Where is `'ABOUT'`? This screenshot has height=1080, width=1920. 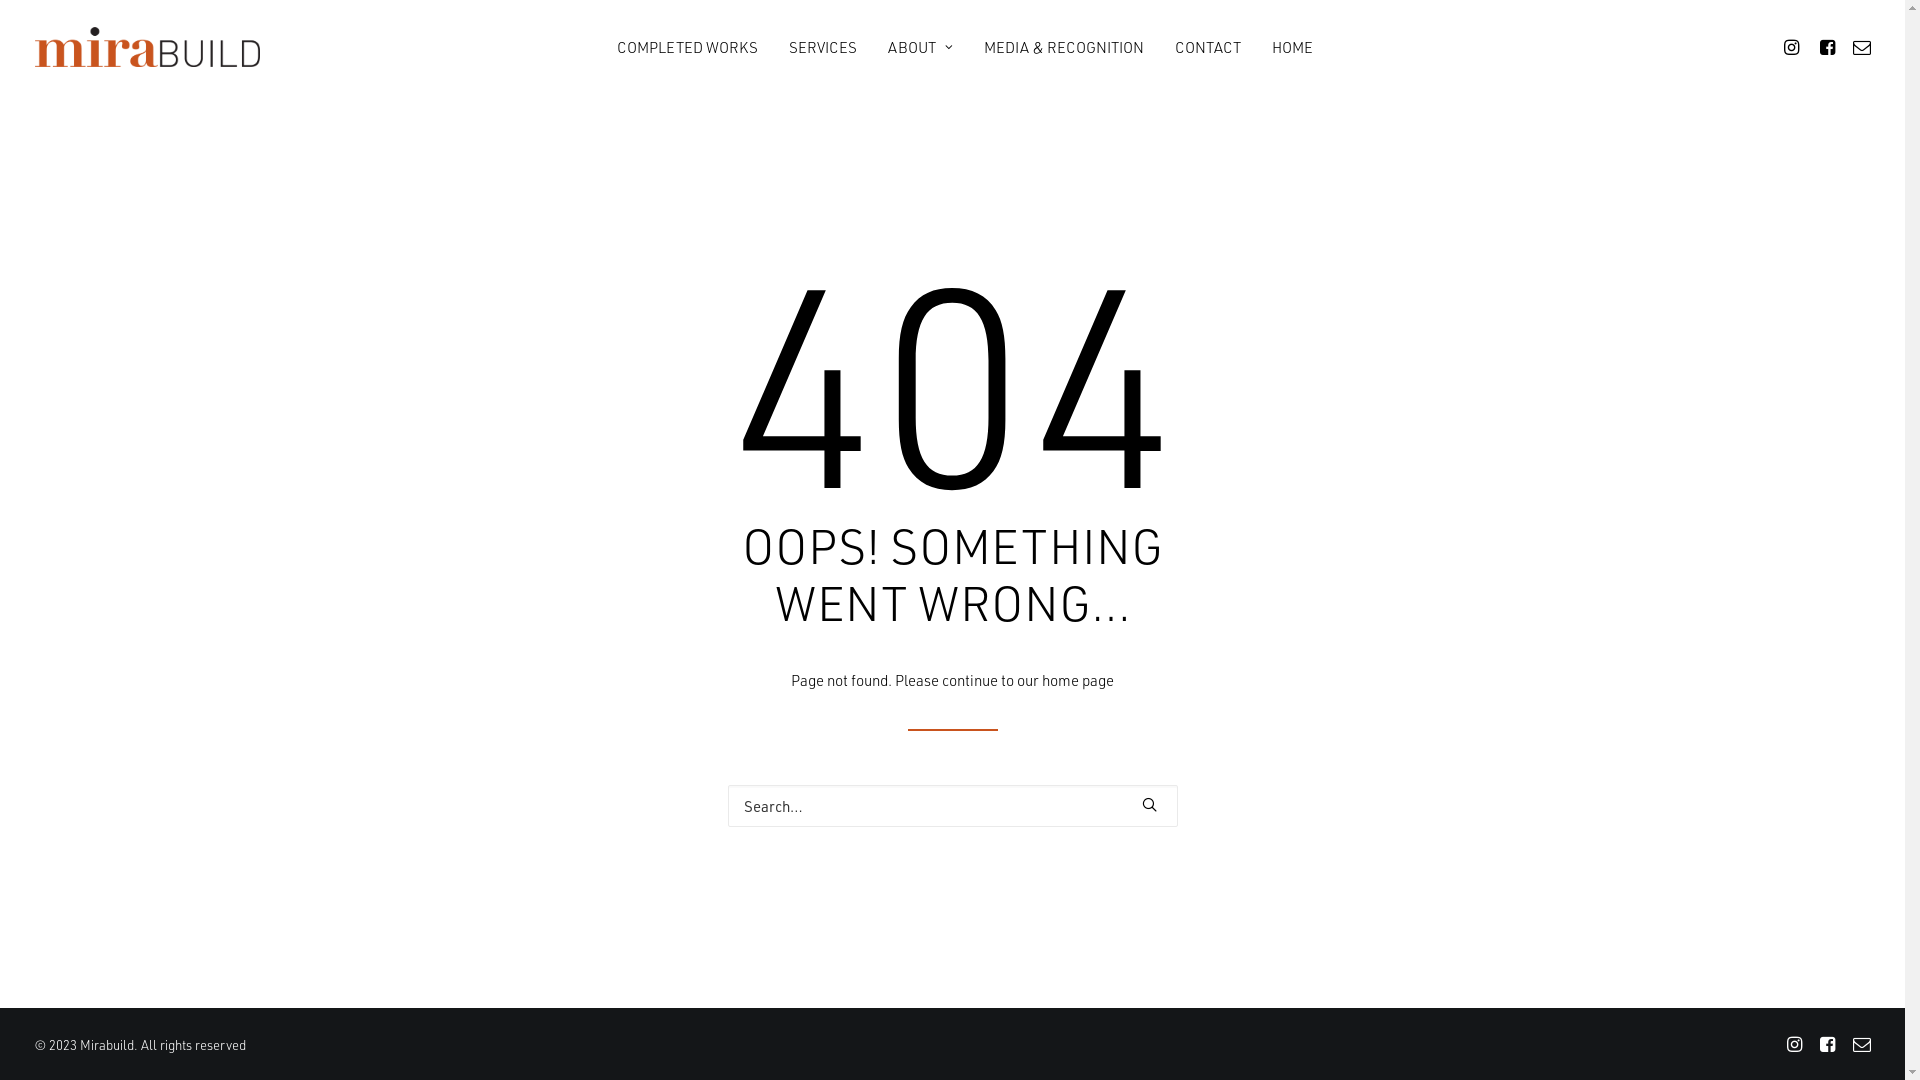
'ABOUT' is located at coordinates (919, 45).